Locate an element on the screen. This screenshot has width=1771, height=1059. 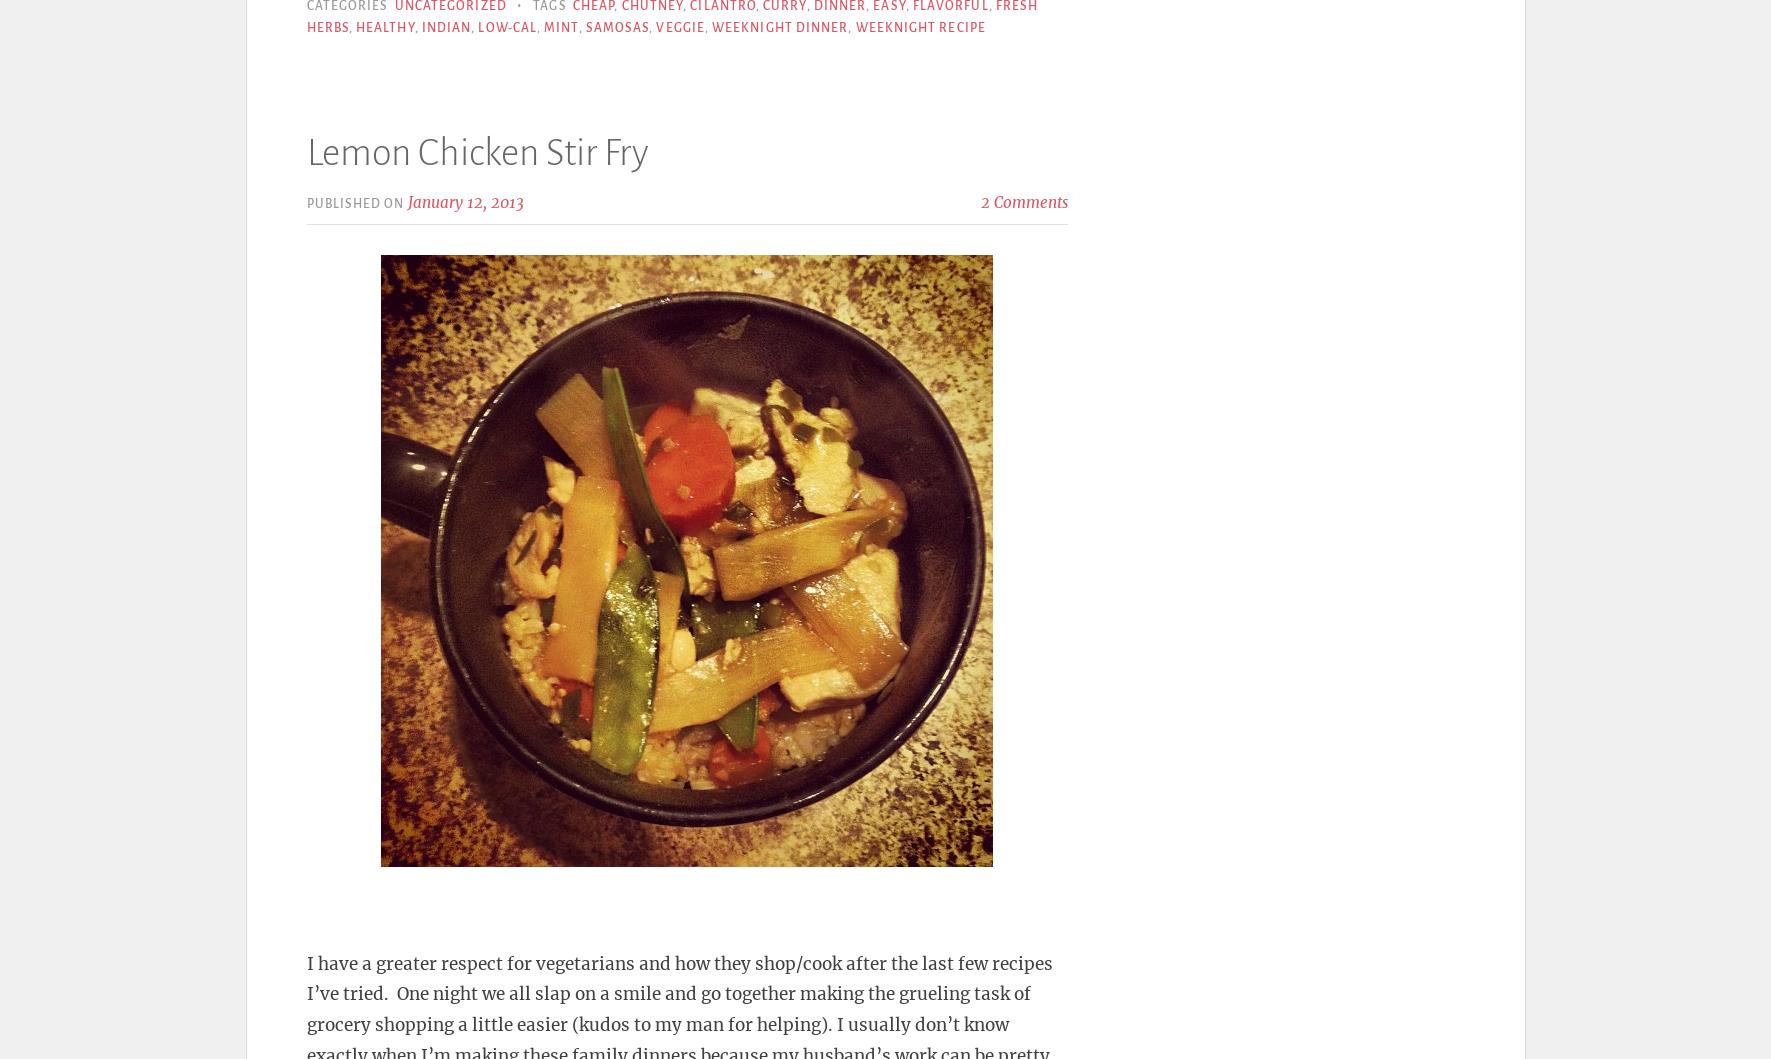
'Low-cal' is located at coordinates (506, 27).